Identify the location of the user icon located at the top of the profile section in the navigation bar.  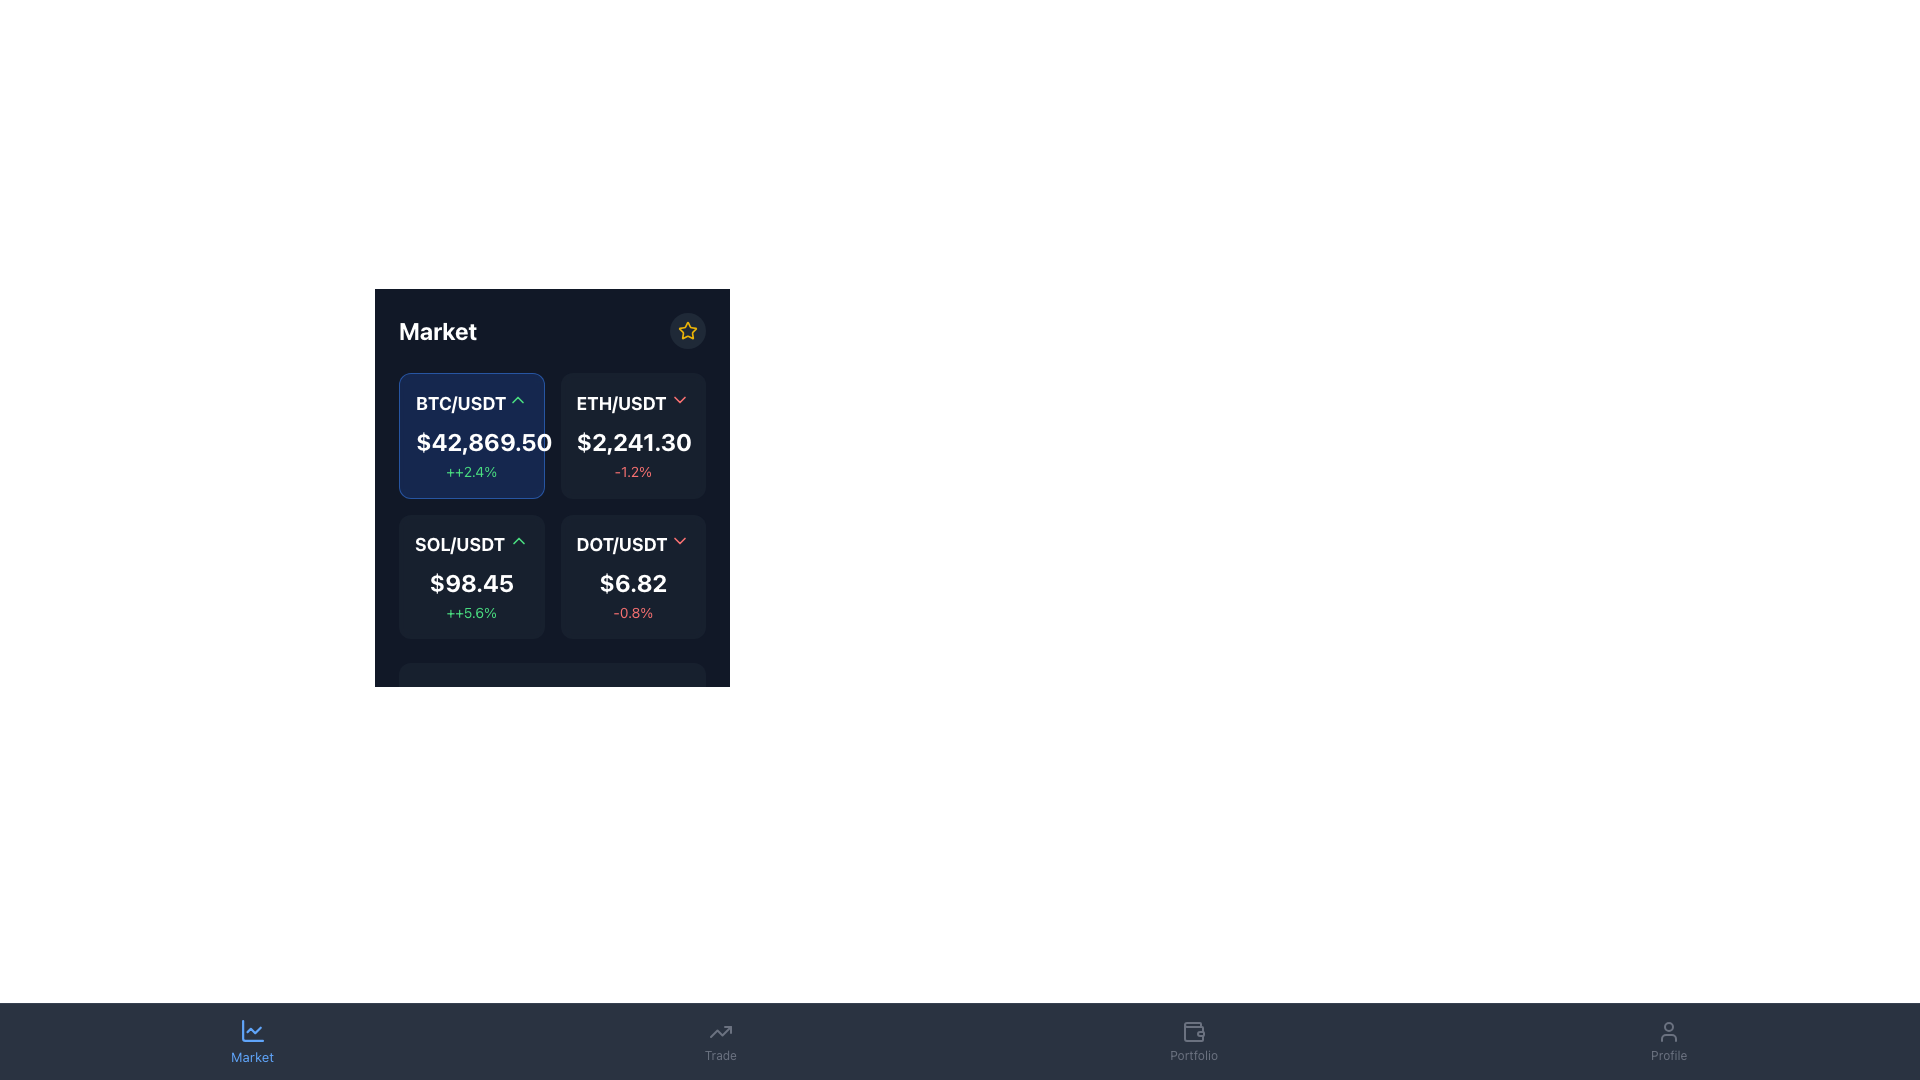
(1669, 1032).